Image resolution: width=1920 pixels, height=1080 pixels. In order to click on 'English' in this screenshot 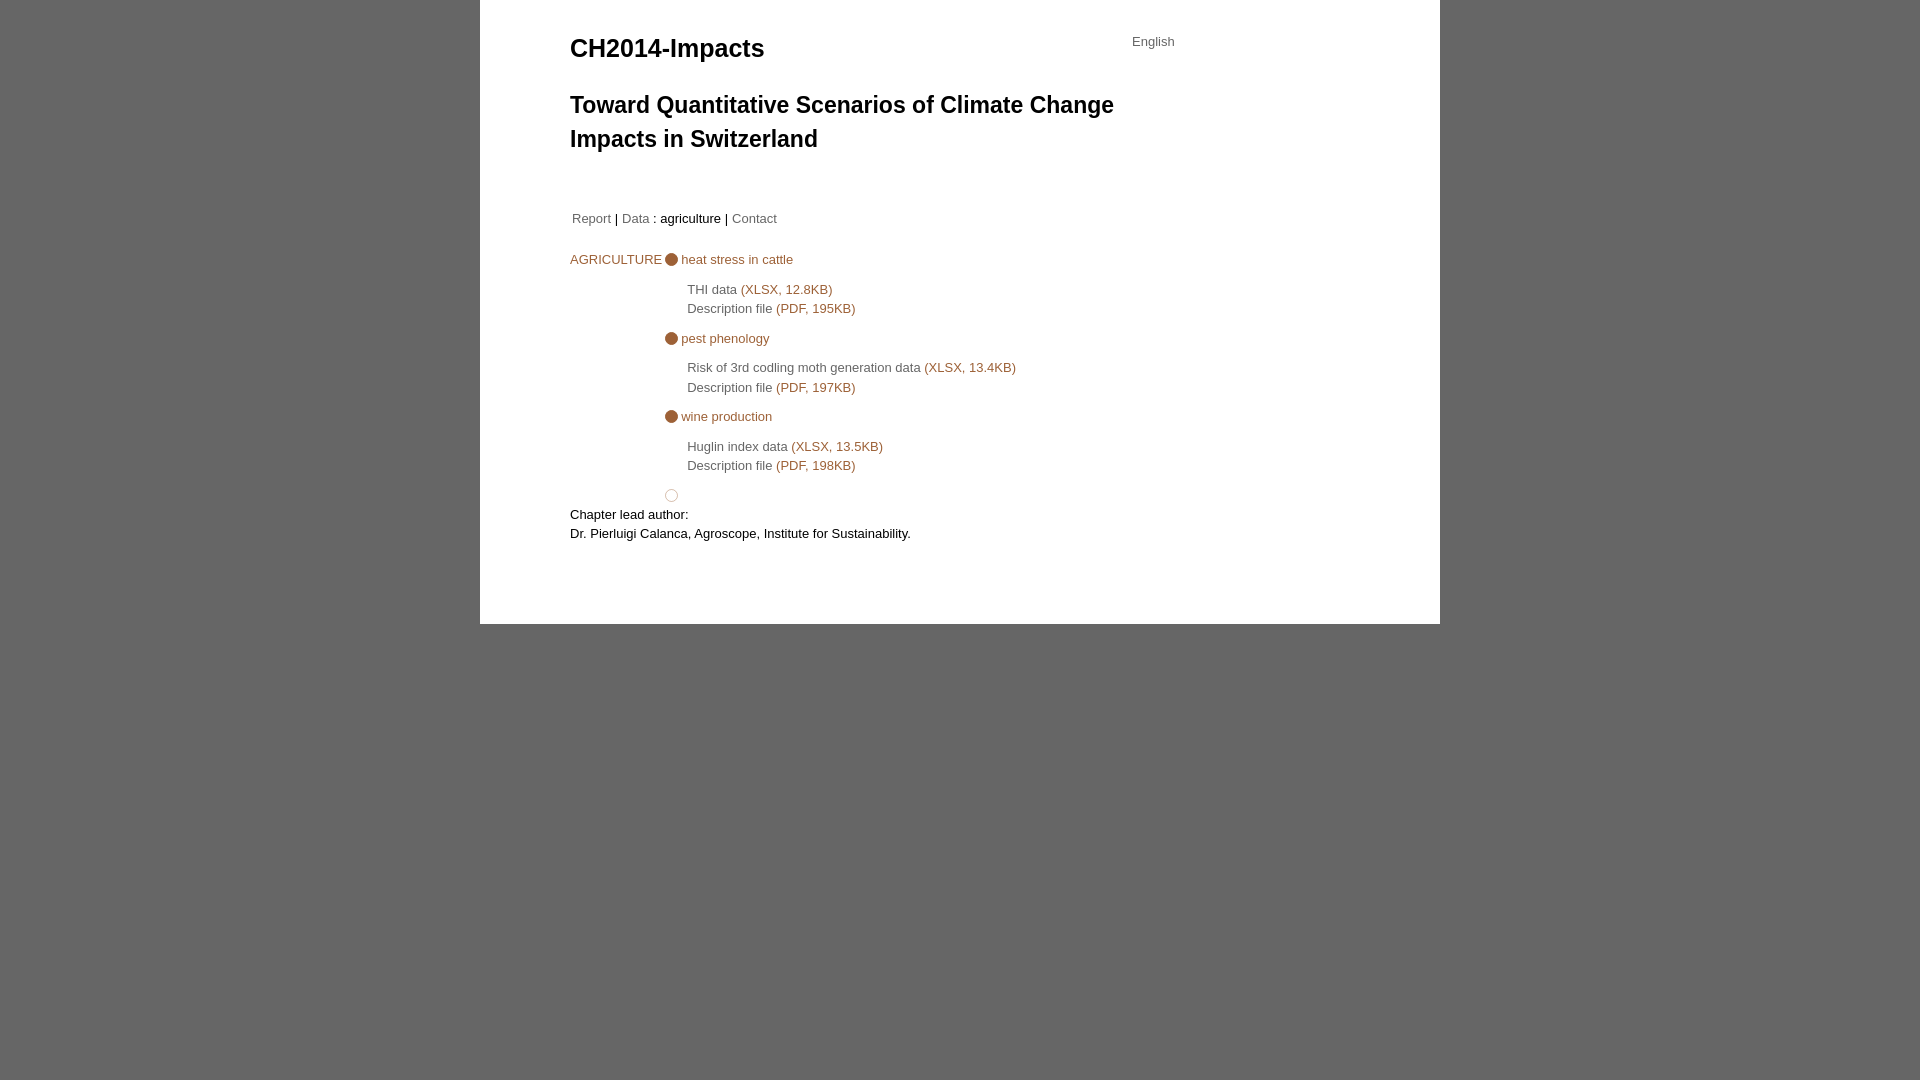, I will do `click(1153, 41)`.